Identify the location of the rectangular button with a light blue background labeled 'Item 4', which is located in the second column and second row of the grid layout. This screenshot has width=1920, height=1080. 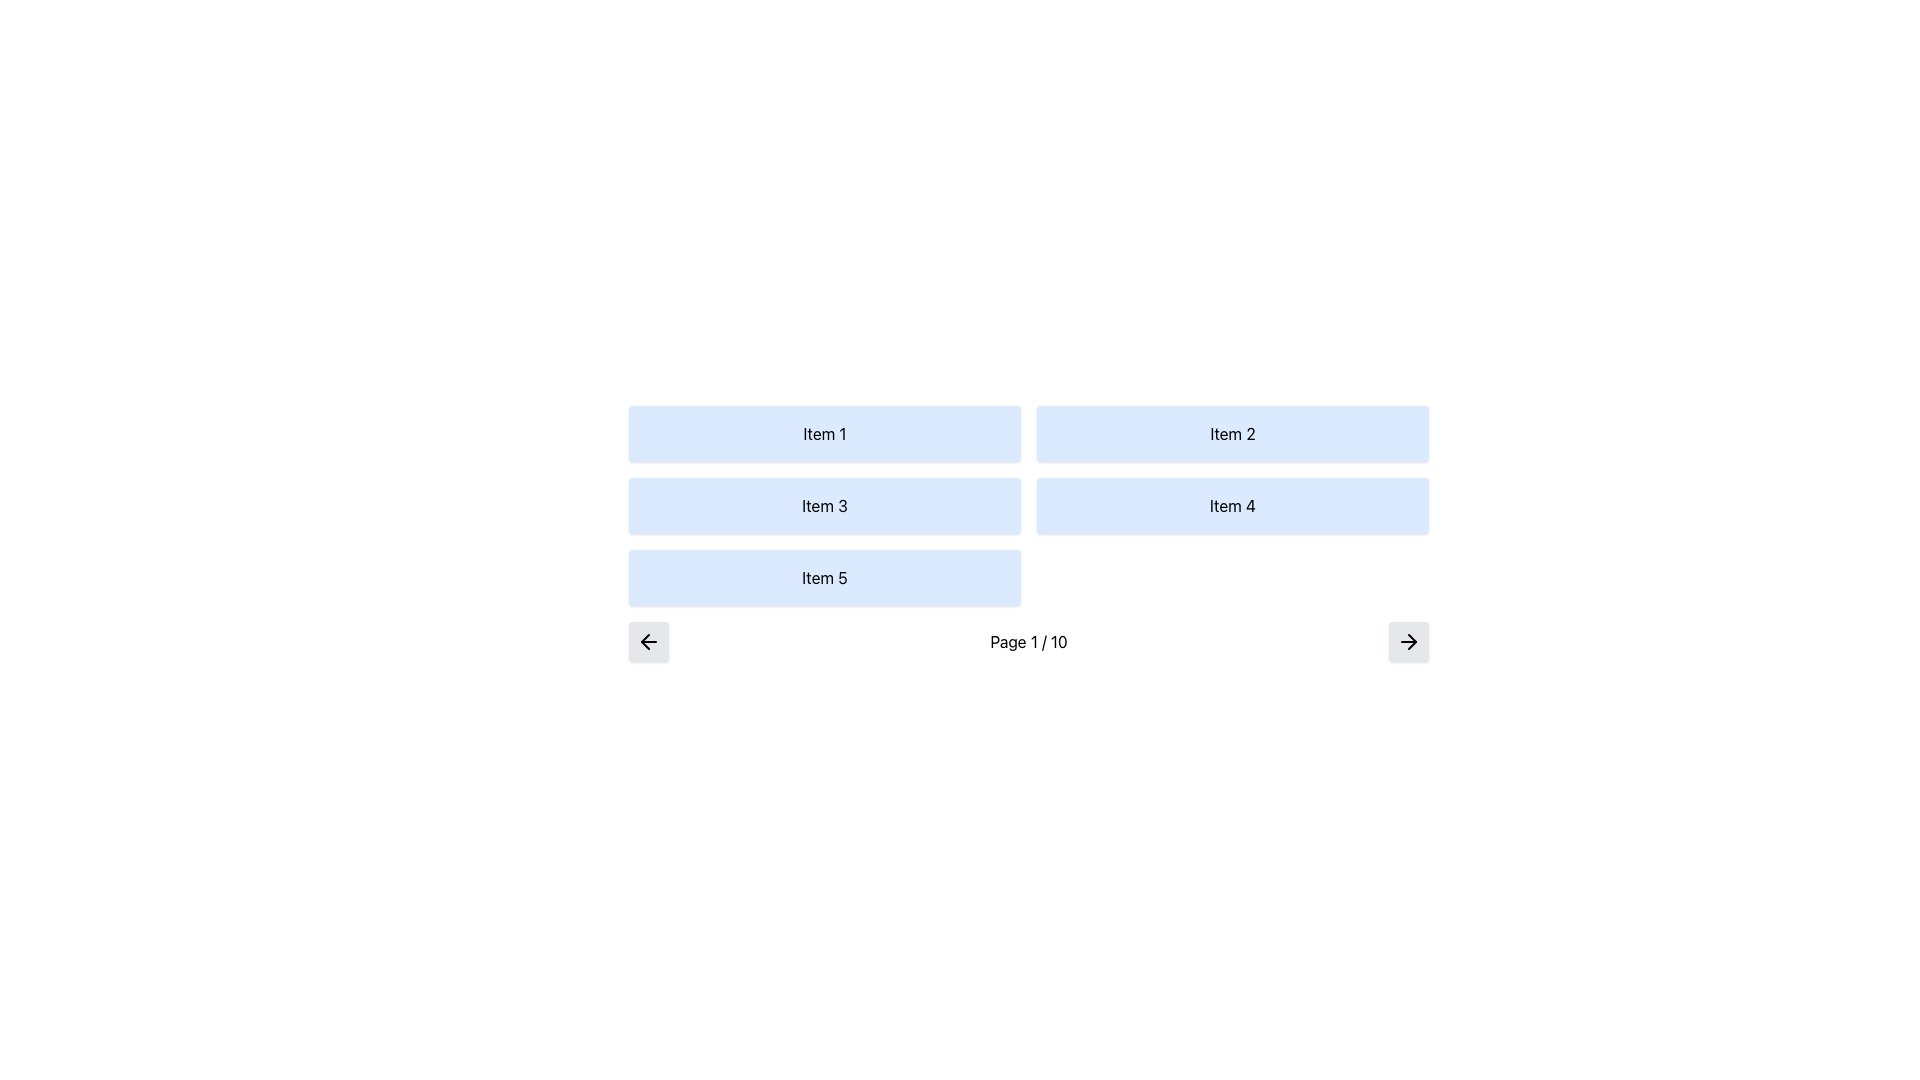
(1232, 504).